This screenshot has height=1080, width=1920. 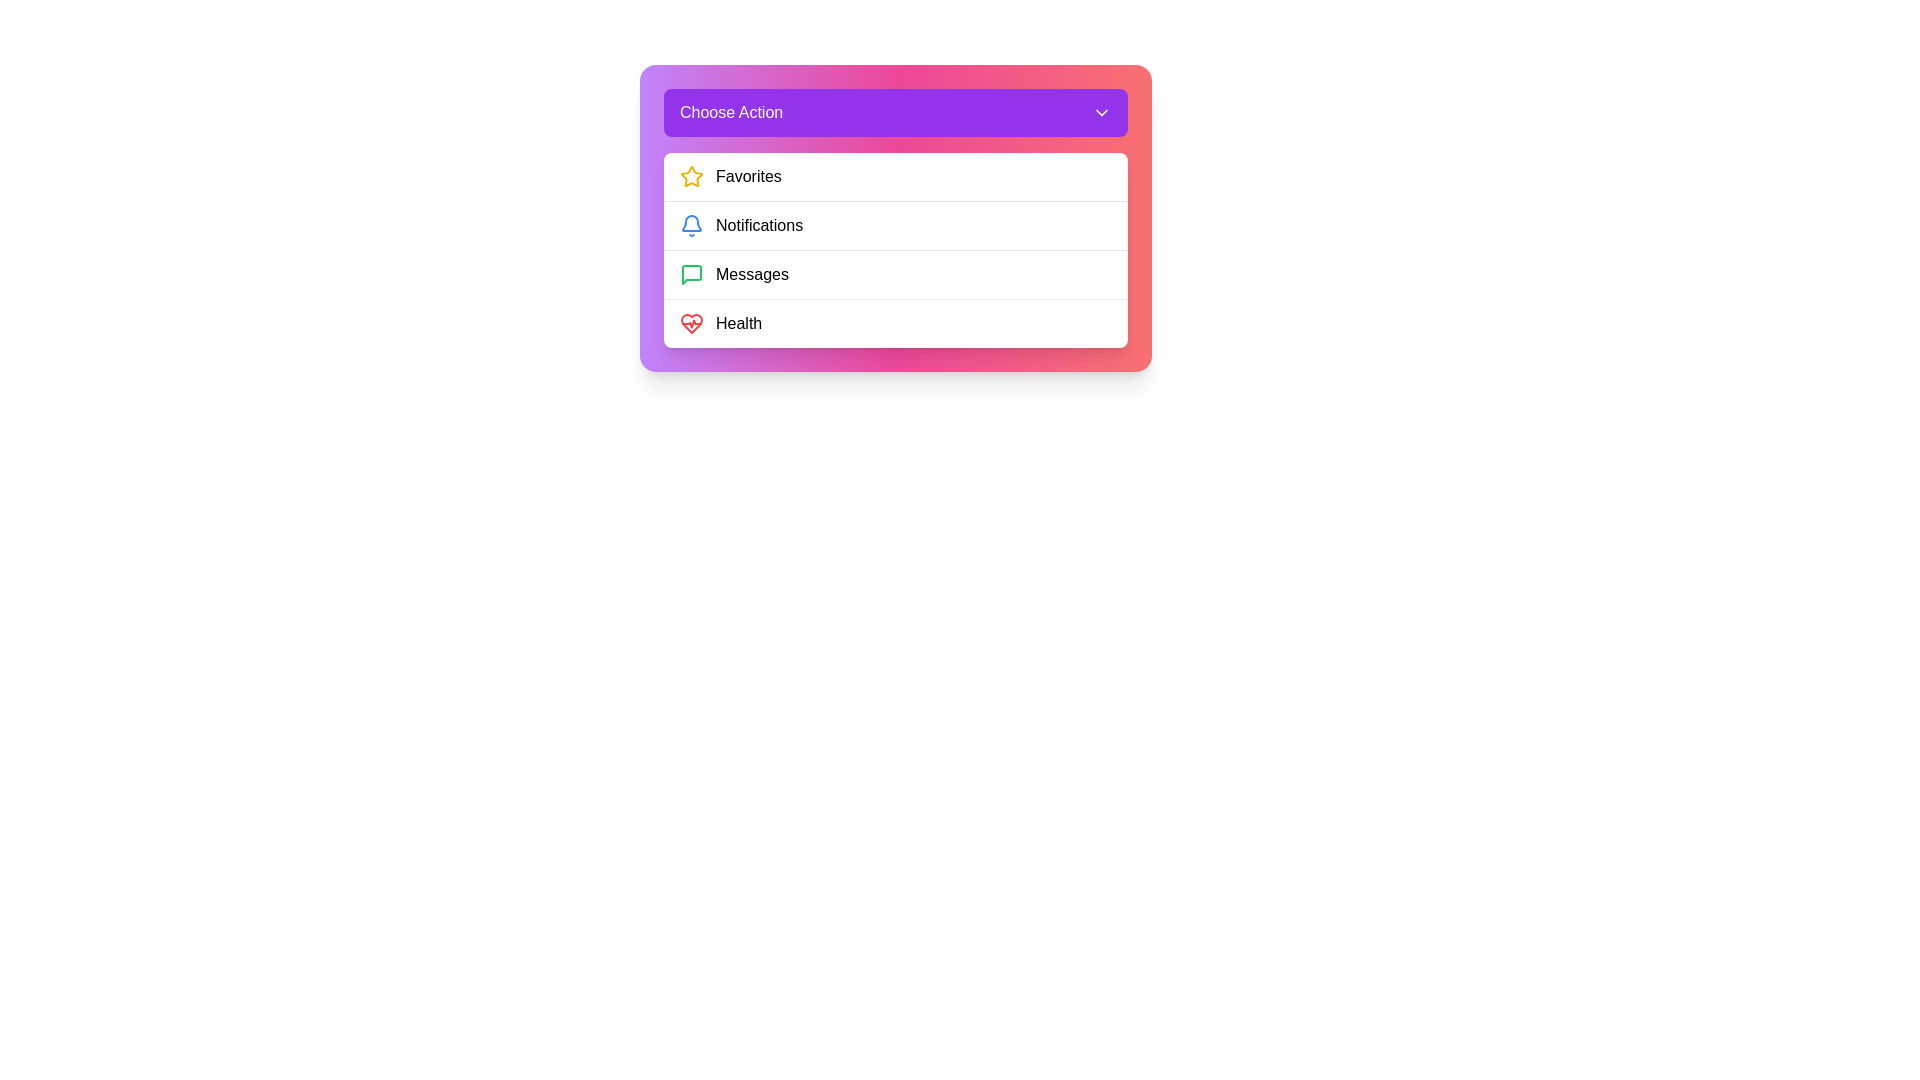 What do you see at coordinates (691, 175) in the screenshot?
I see `the yellow star icon with a hollow center located in the dropdown menu next to the 'Favorites' option` at bounding box center [691, 175].